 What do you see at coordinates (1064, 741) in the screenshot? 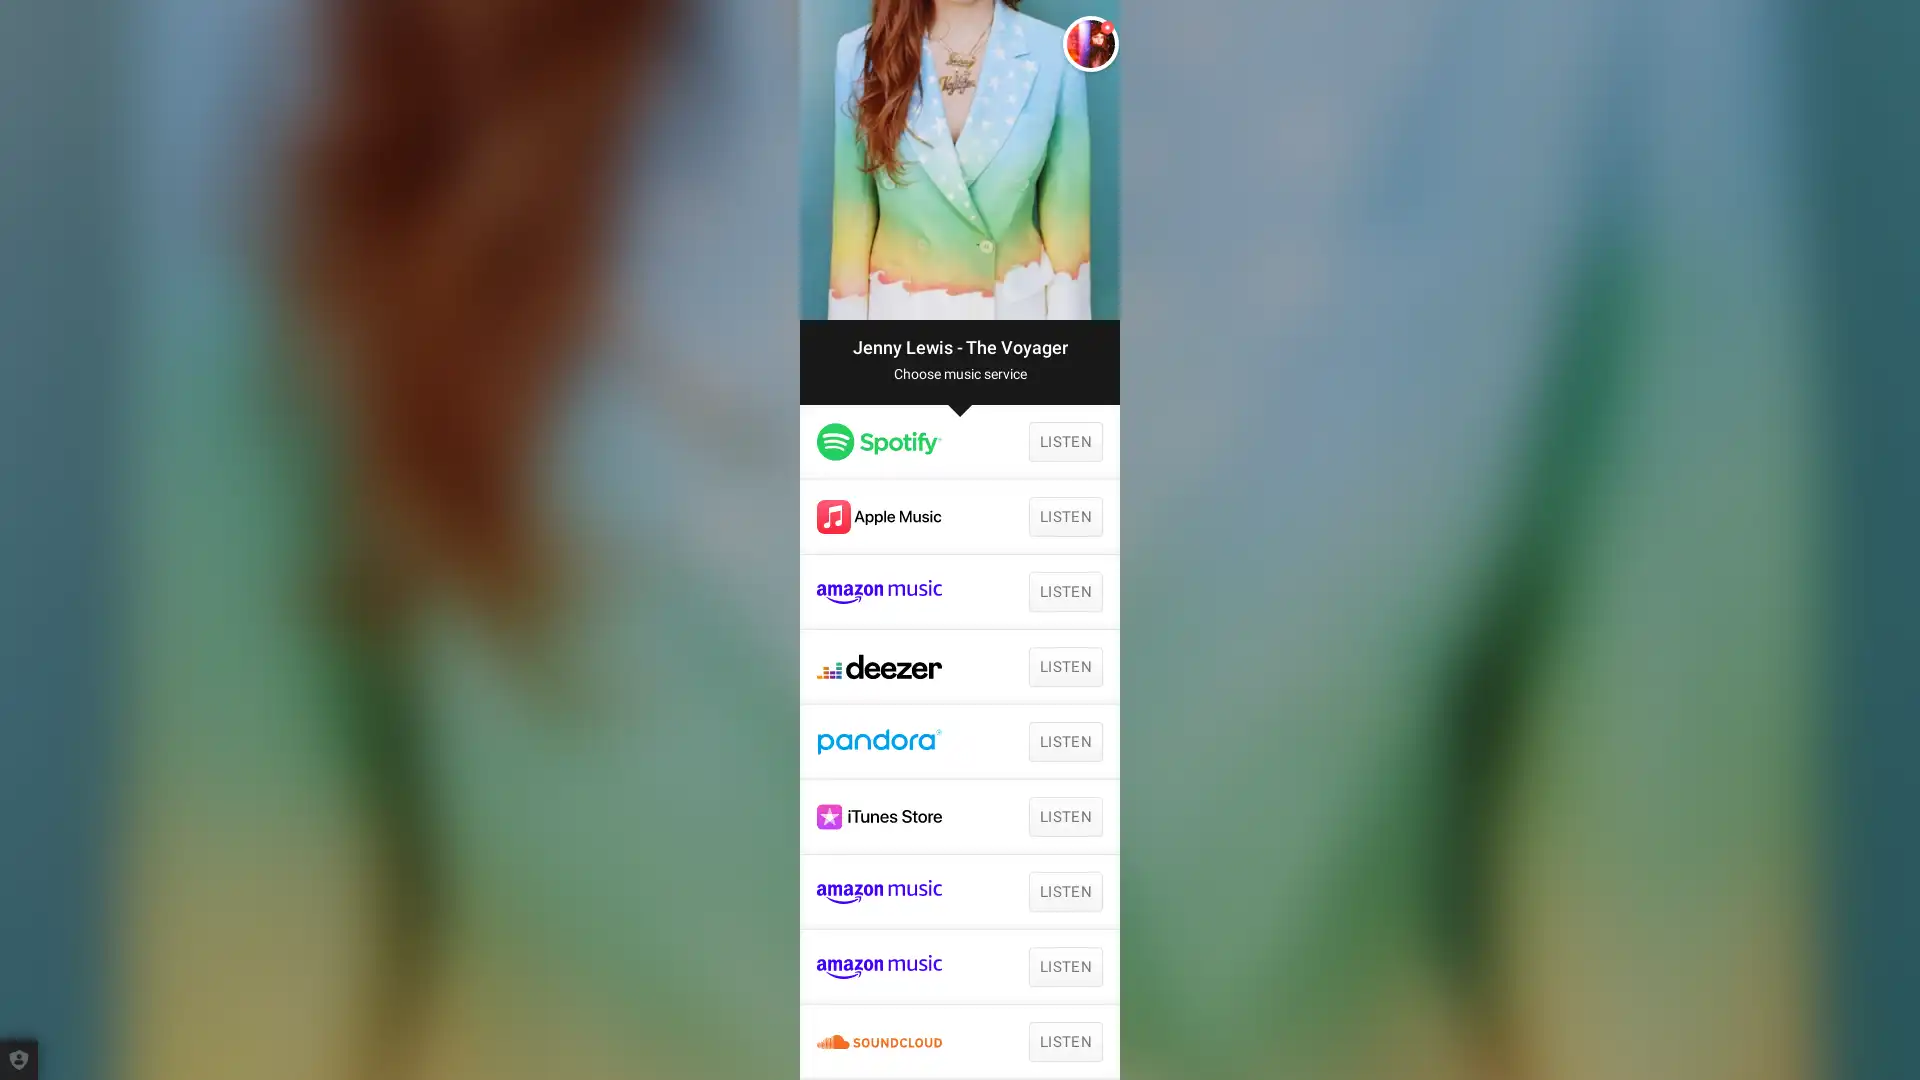
I see `LISTEN` at bounding box center [1064, 741].